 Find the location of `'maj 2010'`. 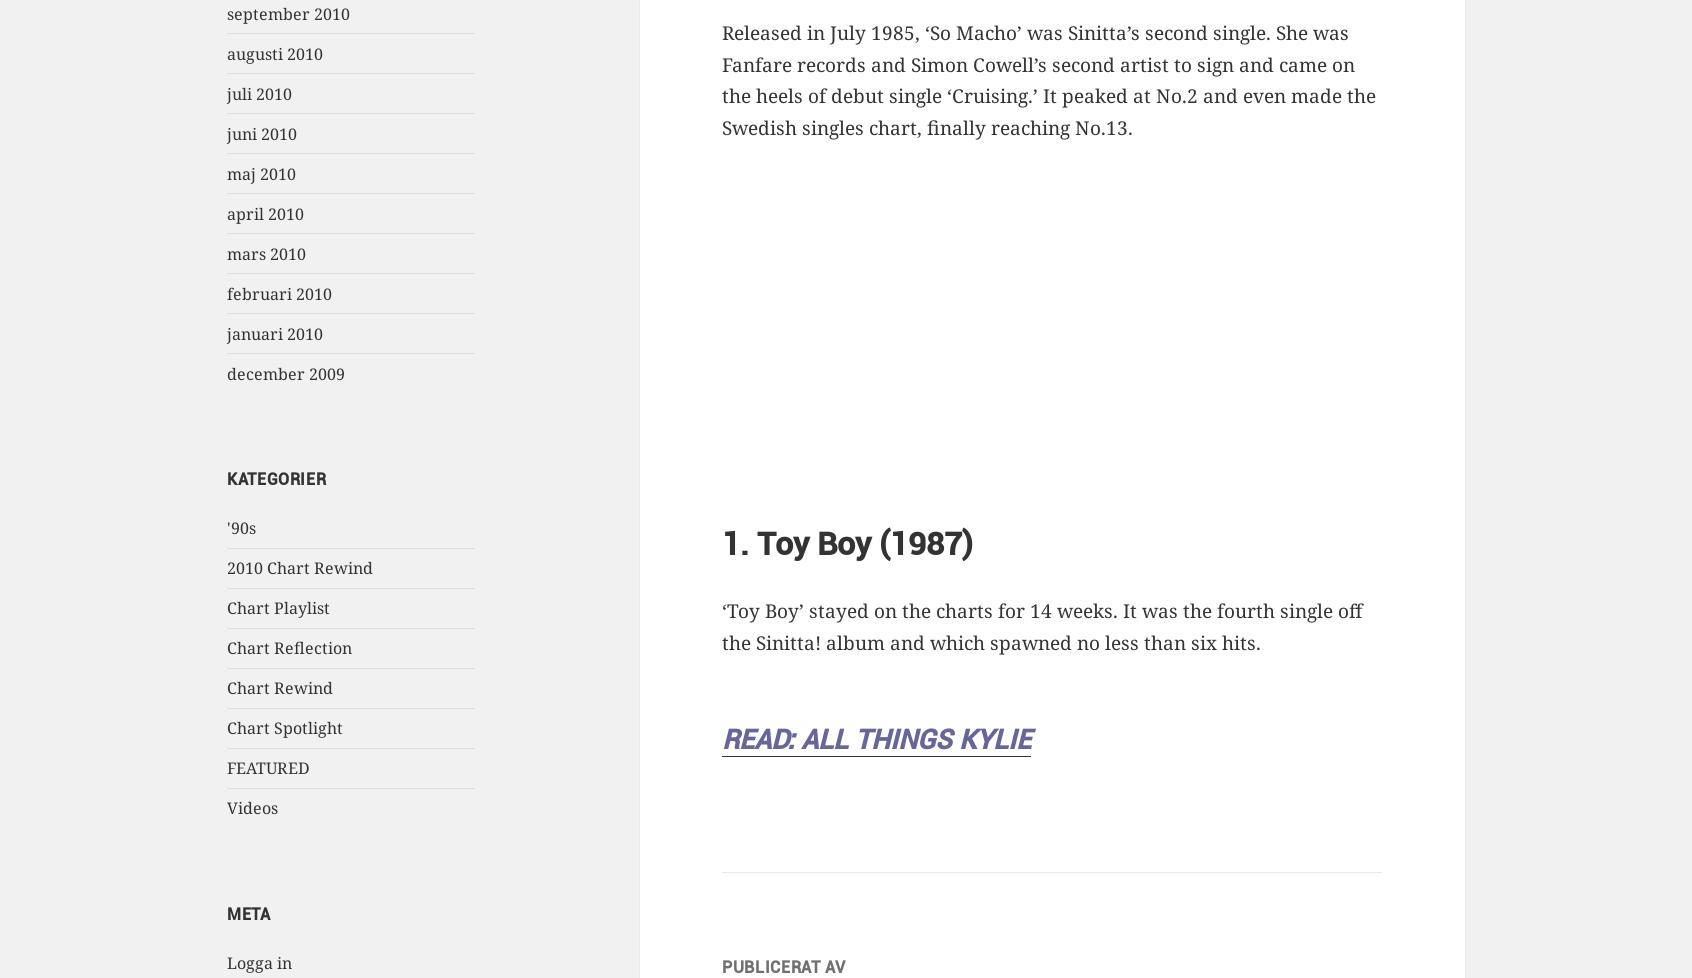

'maj 2010' is located at coordinates (261, 173).